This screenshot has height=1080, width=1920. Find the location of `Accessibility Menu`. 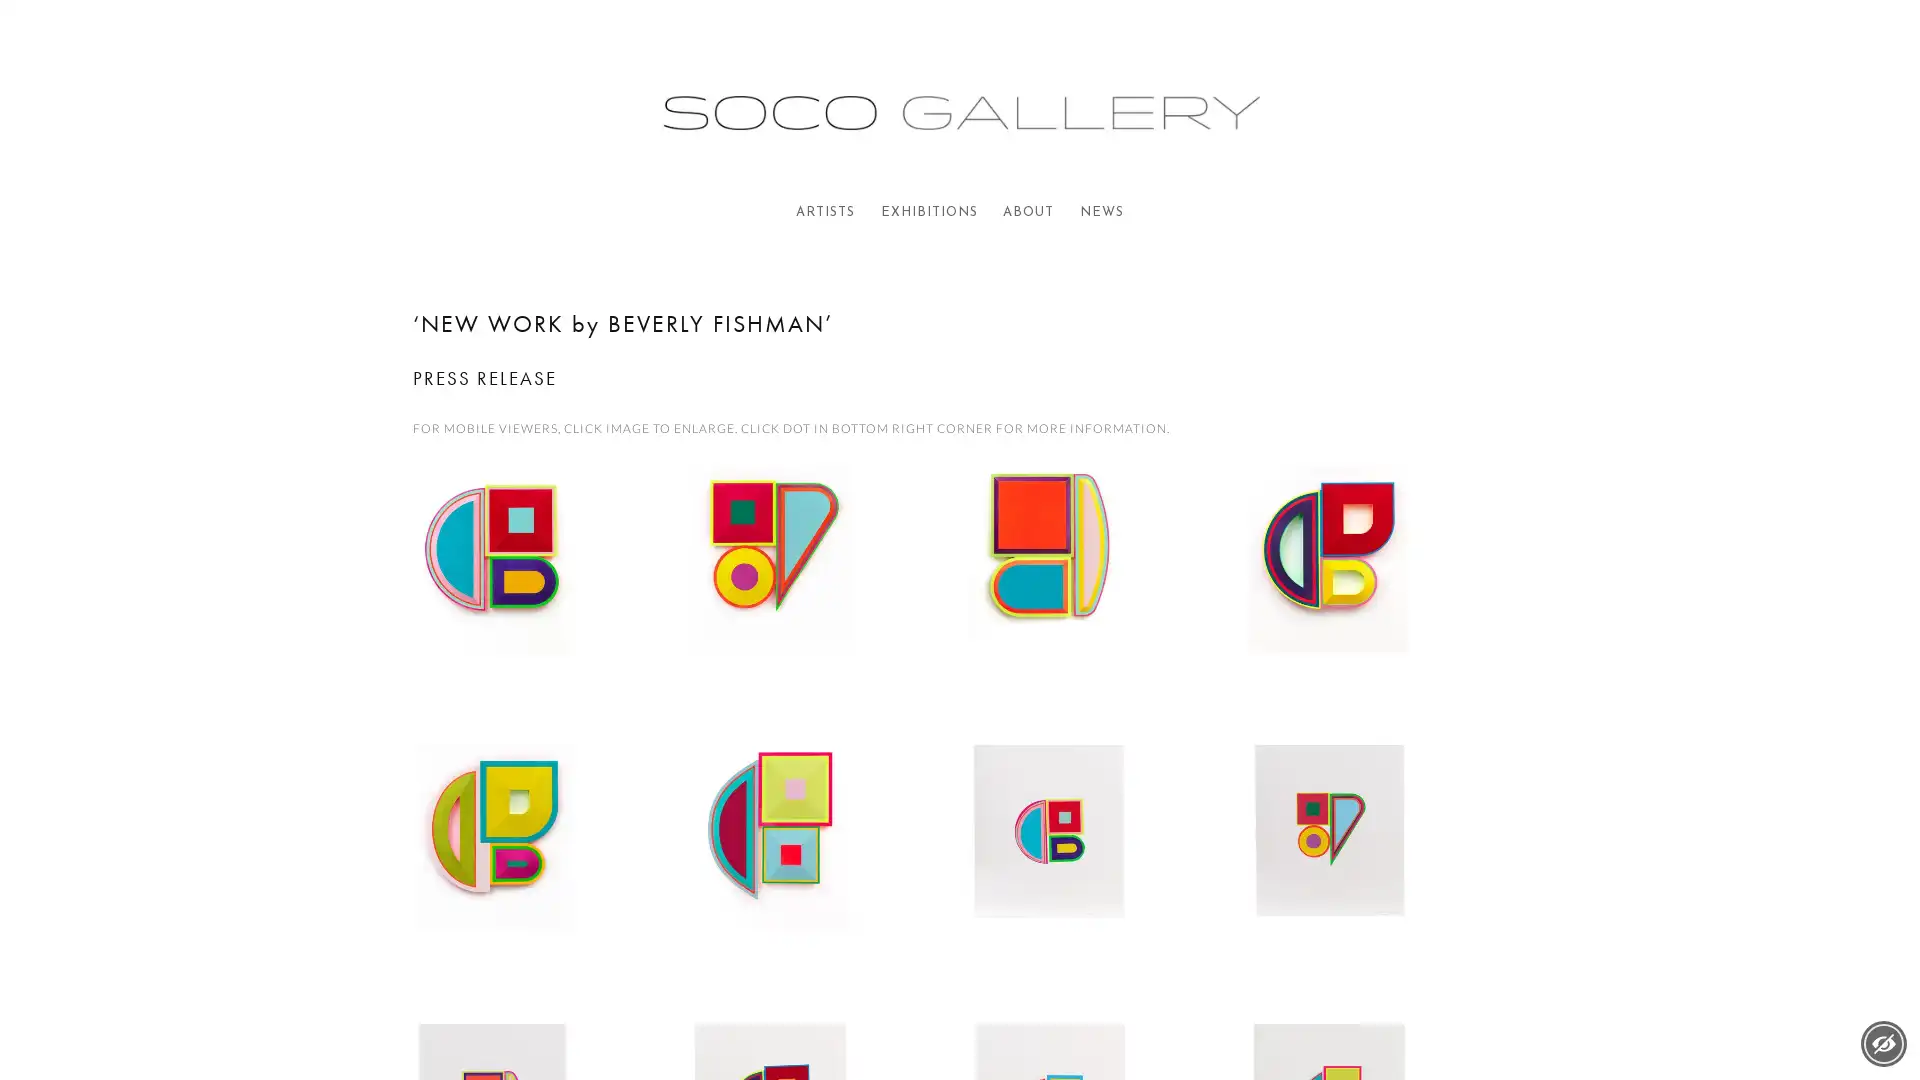

Accessibility Menu is located at coordinates (1882, 1043).